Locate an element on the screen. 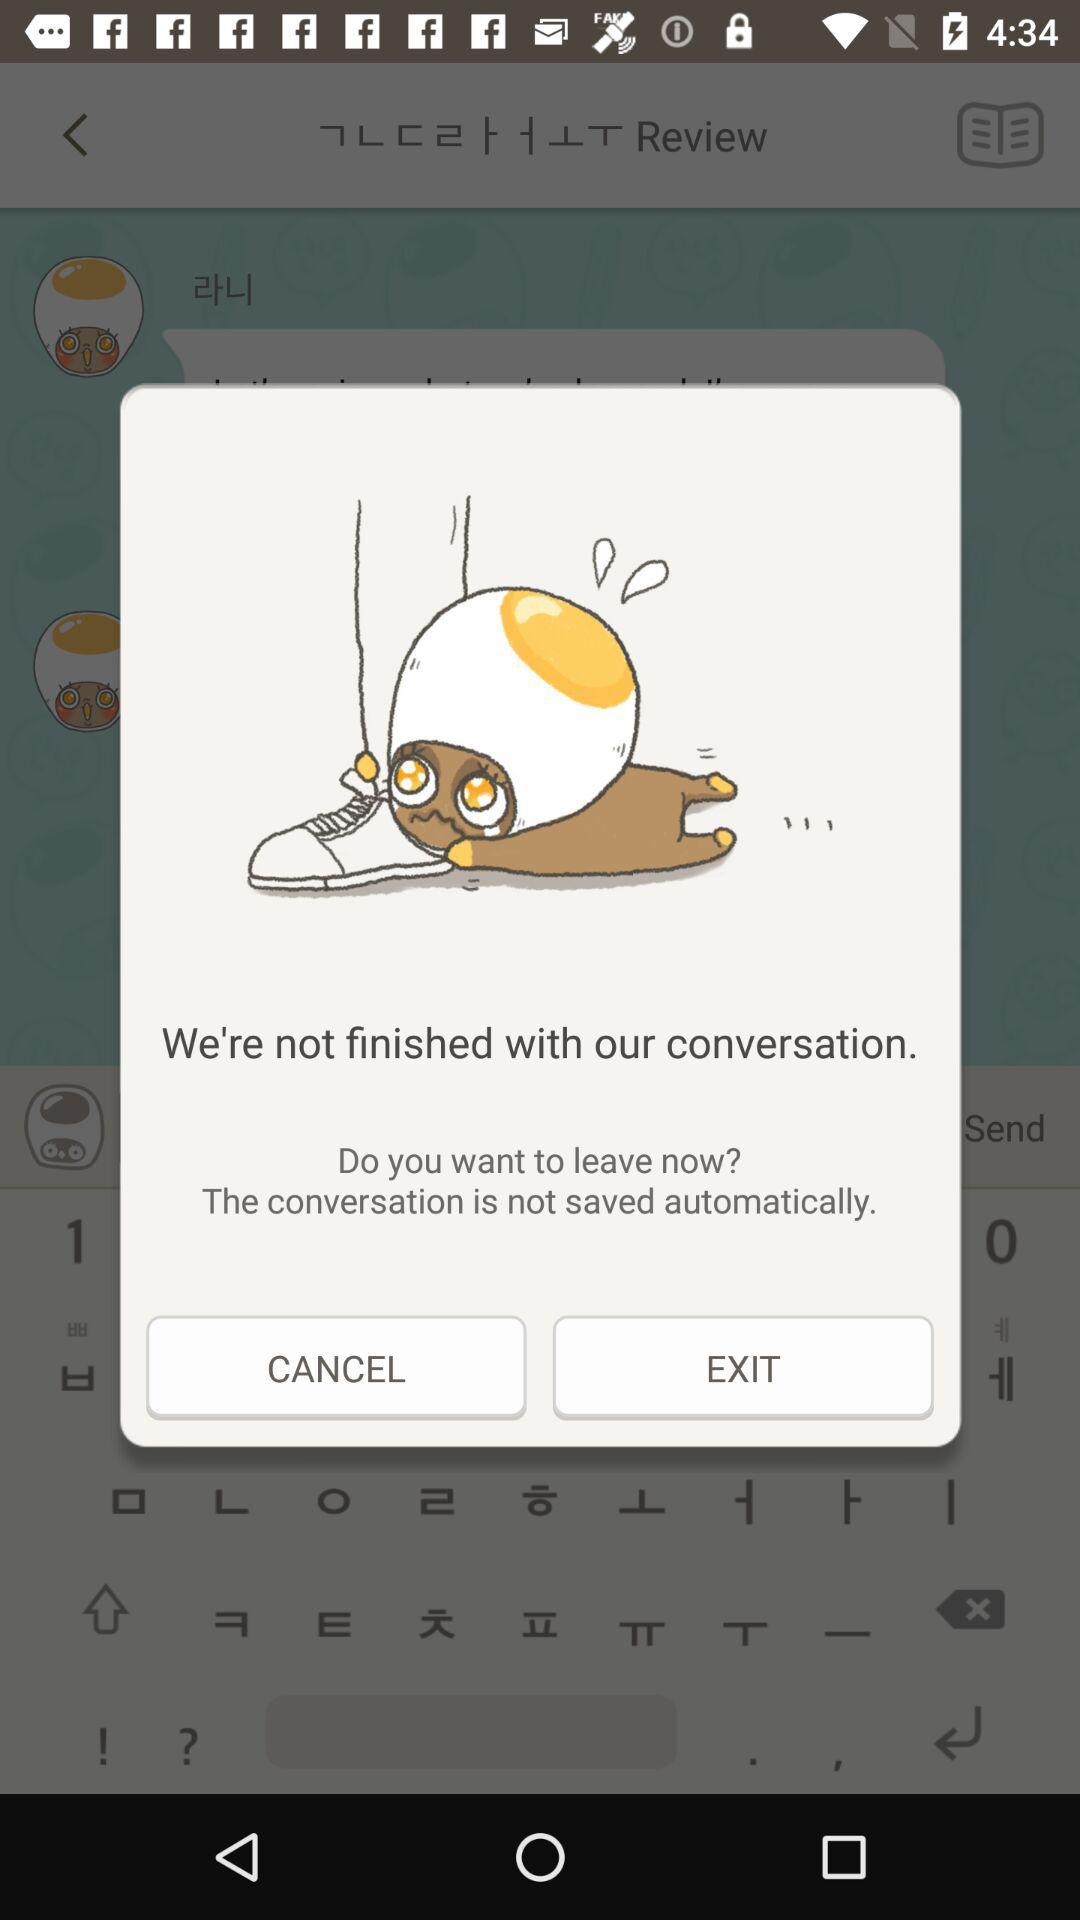 This screenshot has height=1920, width=1080. the icon to the right of cancel item is located at coordinates (743, 1367).